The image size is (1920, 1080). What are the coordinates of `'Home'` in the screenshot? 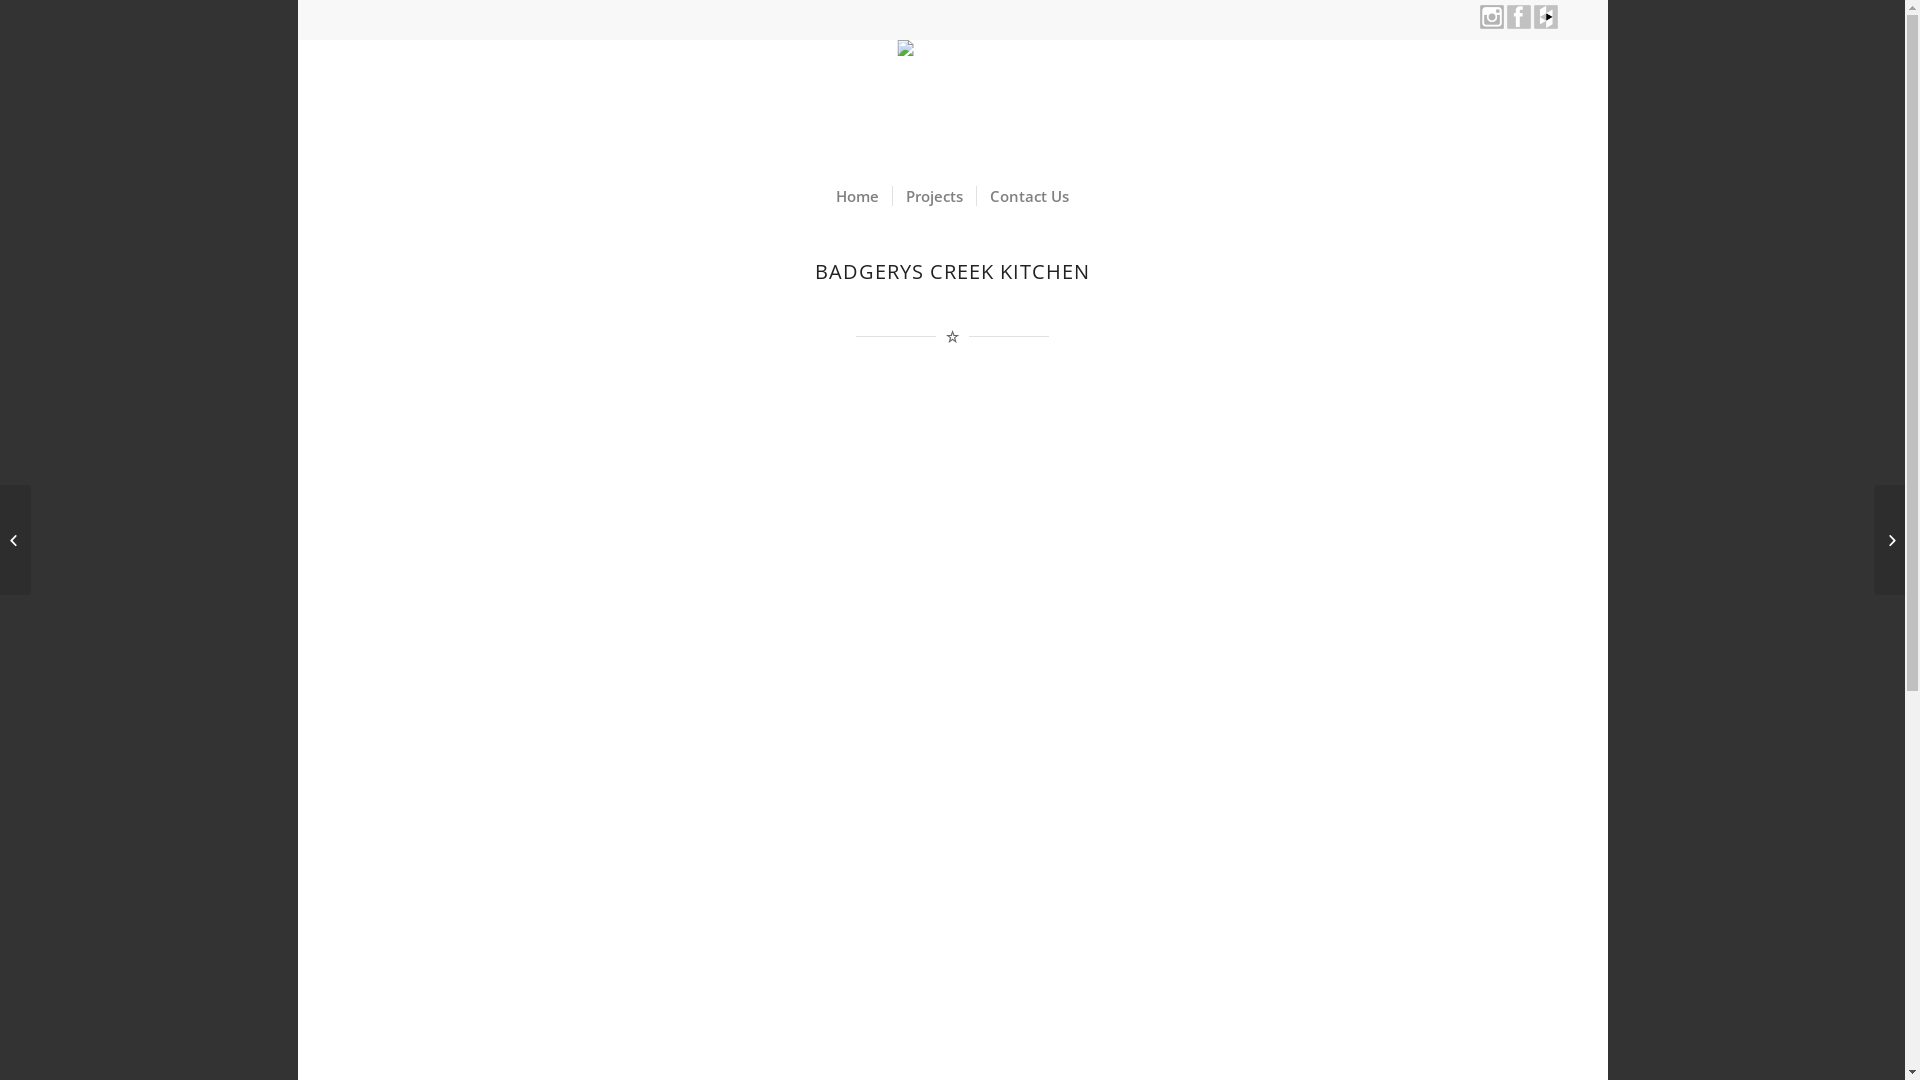 It's located at (857, 196).